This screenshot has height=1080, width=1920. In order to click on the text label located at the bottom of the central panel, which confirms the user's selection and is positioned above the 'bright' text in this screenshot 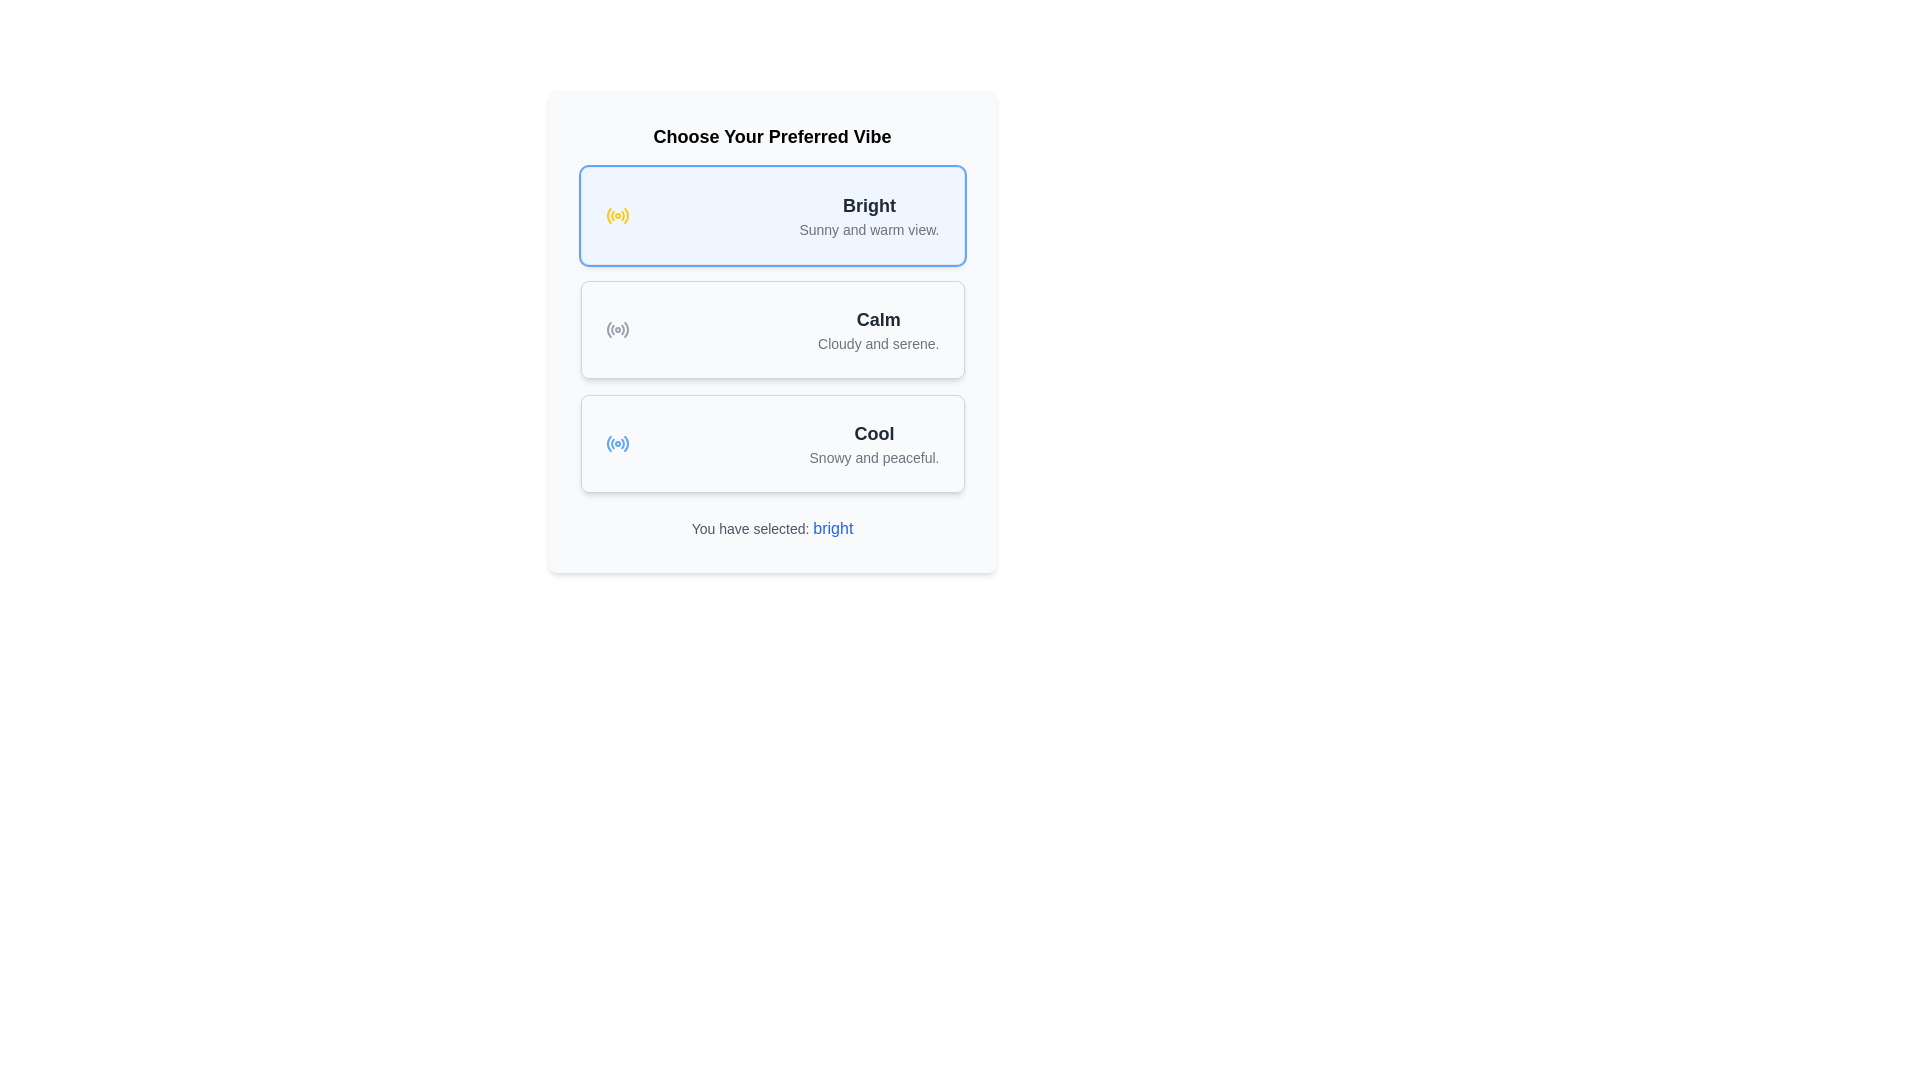, I will do `click(751, 527)`.